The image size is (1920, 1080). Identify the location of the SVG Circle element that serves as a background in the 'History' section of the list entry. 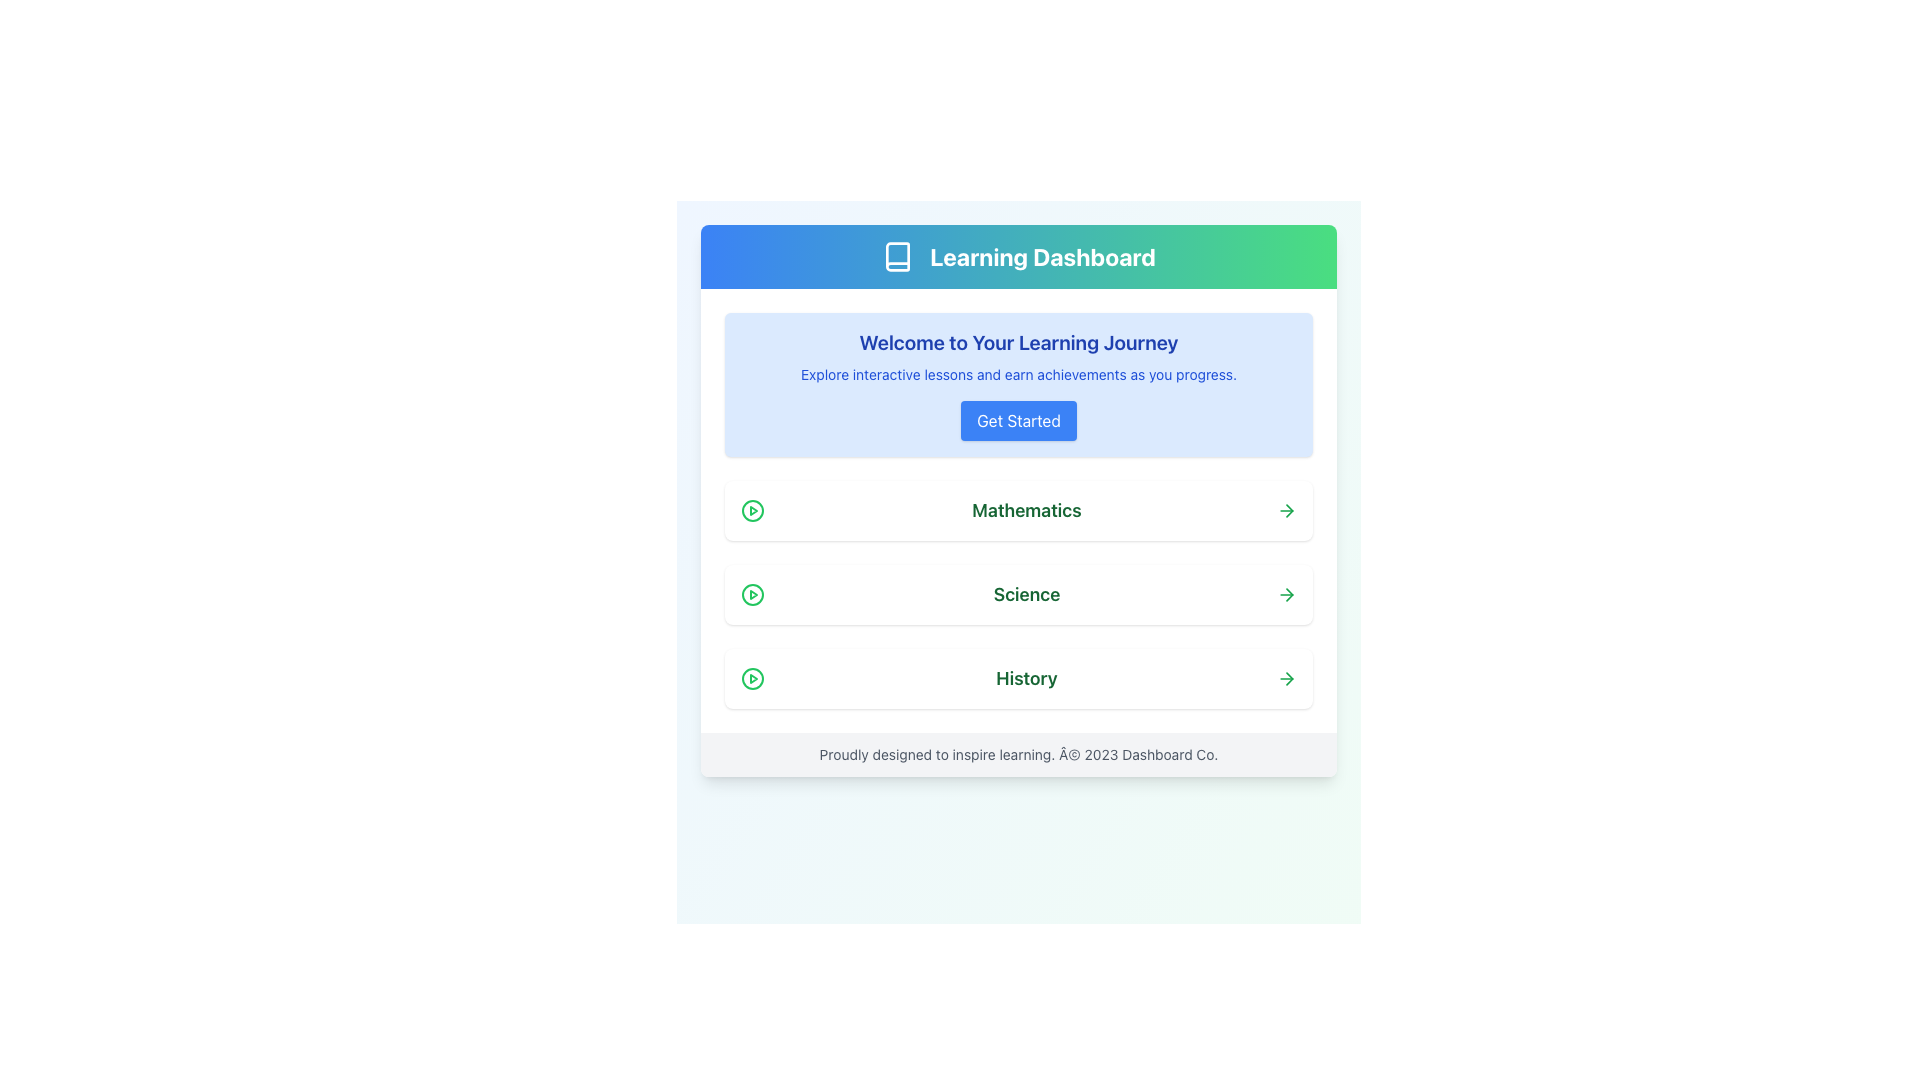
(752, 677).